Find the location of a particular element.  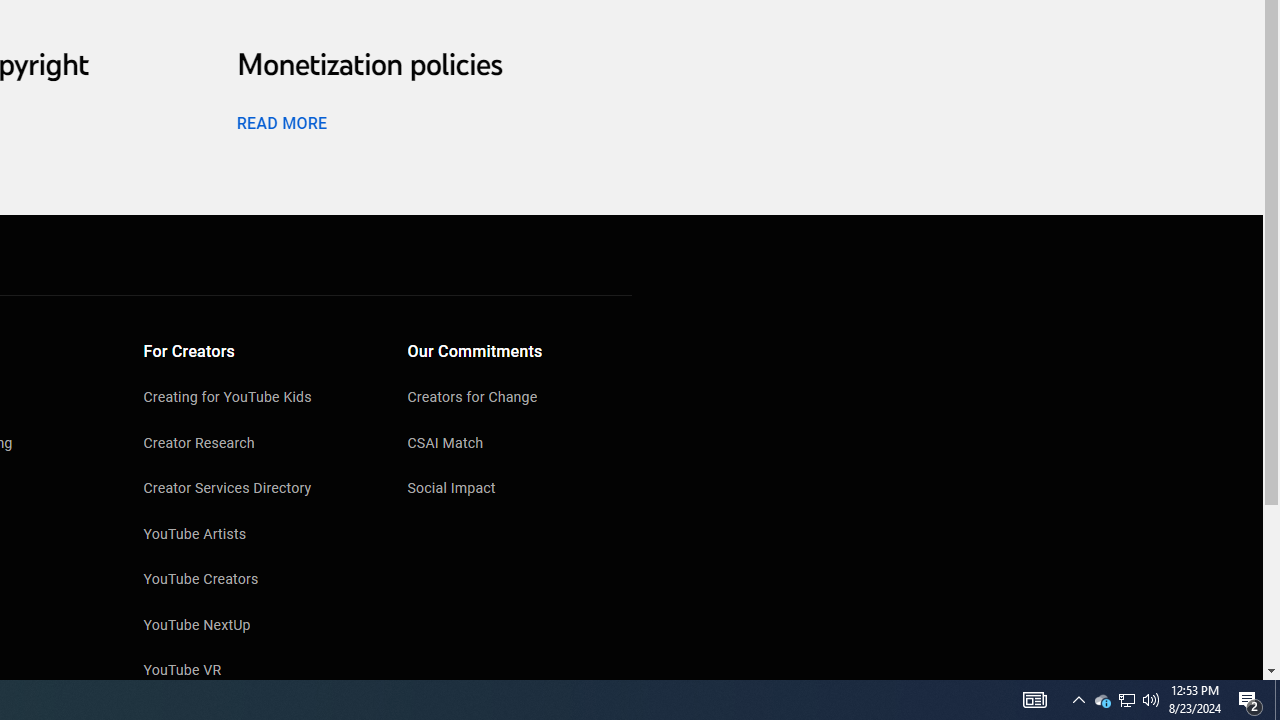

'Social Impact' is located at coordinates (519, 490).